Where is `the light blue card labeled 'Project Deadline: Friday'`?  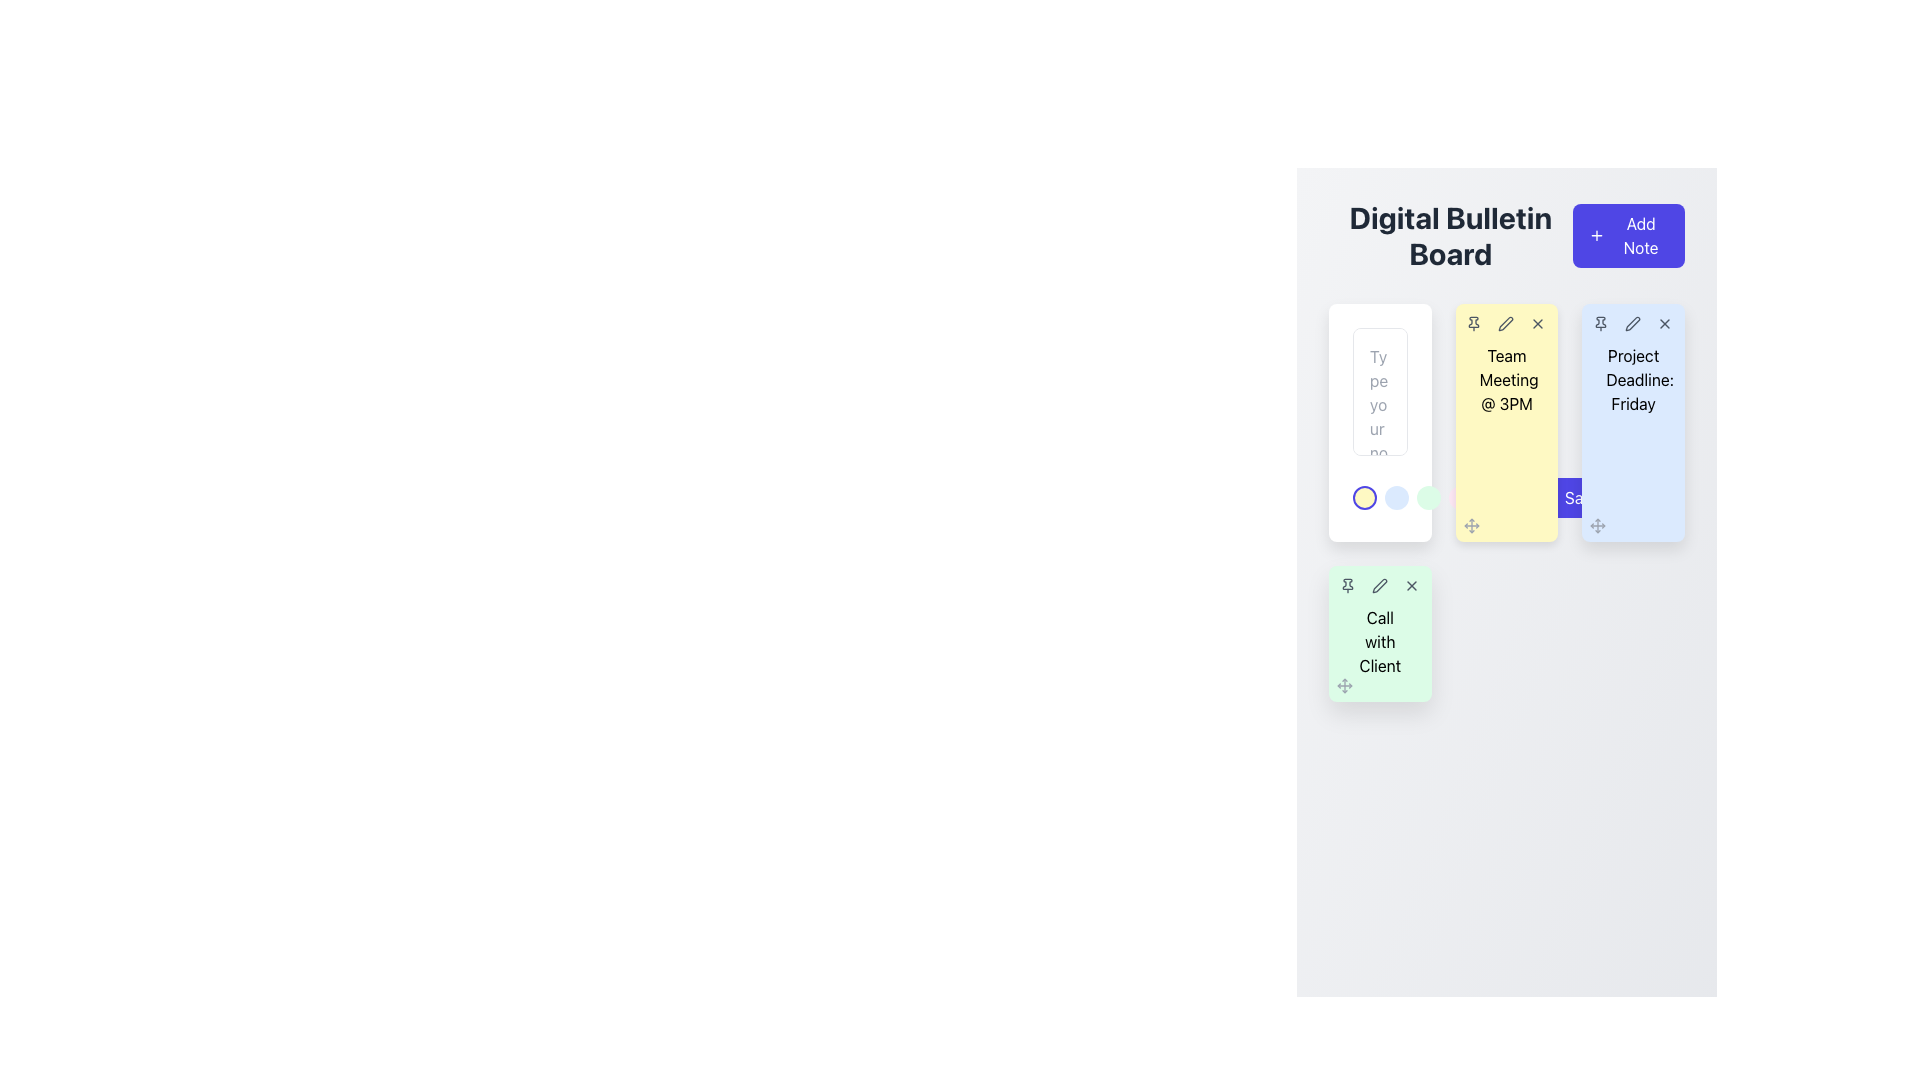
the light blue card labeled 'Project Deadline: Friday' is located at coordinates (1633, 422).